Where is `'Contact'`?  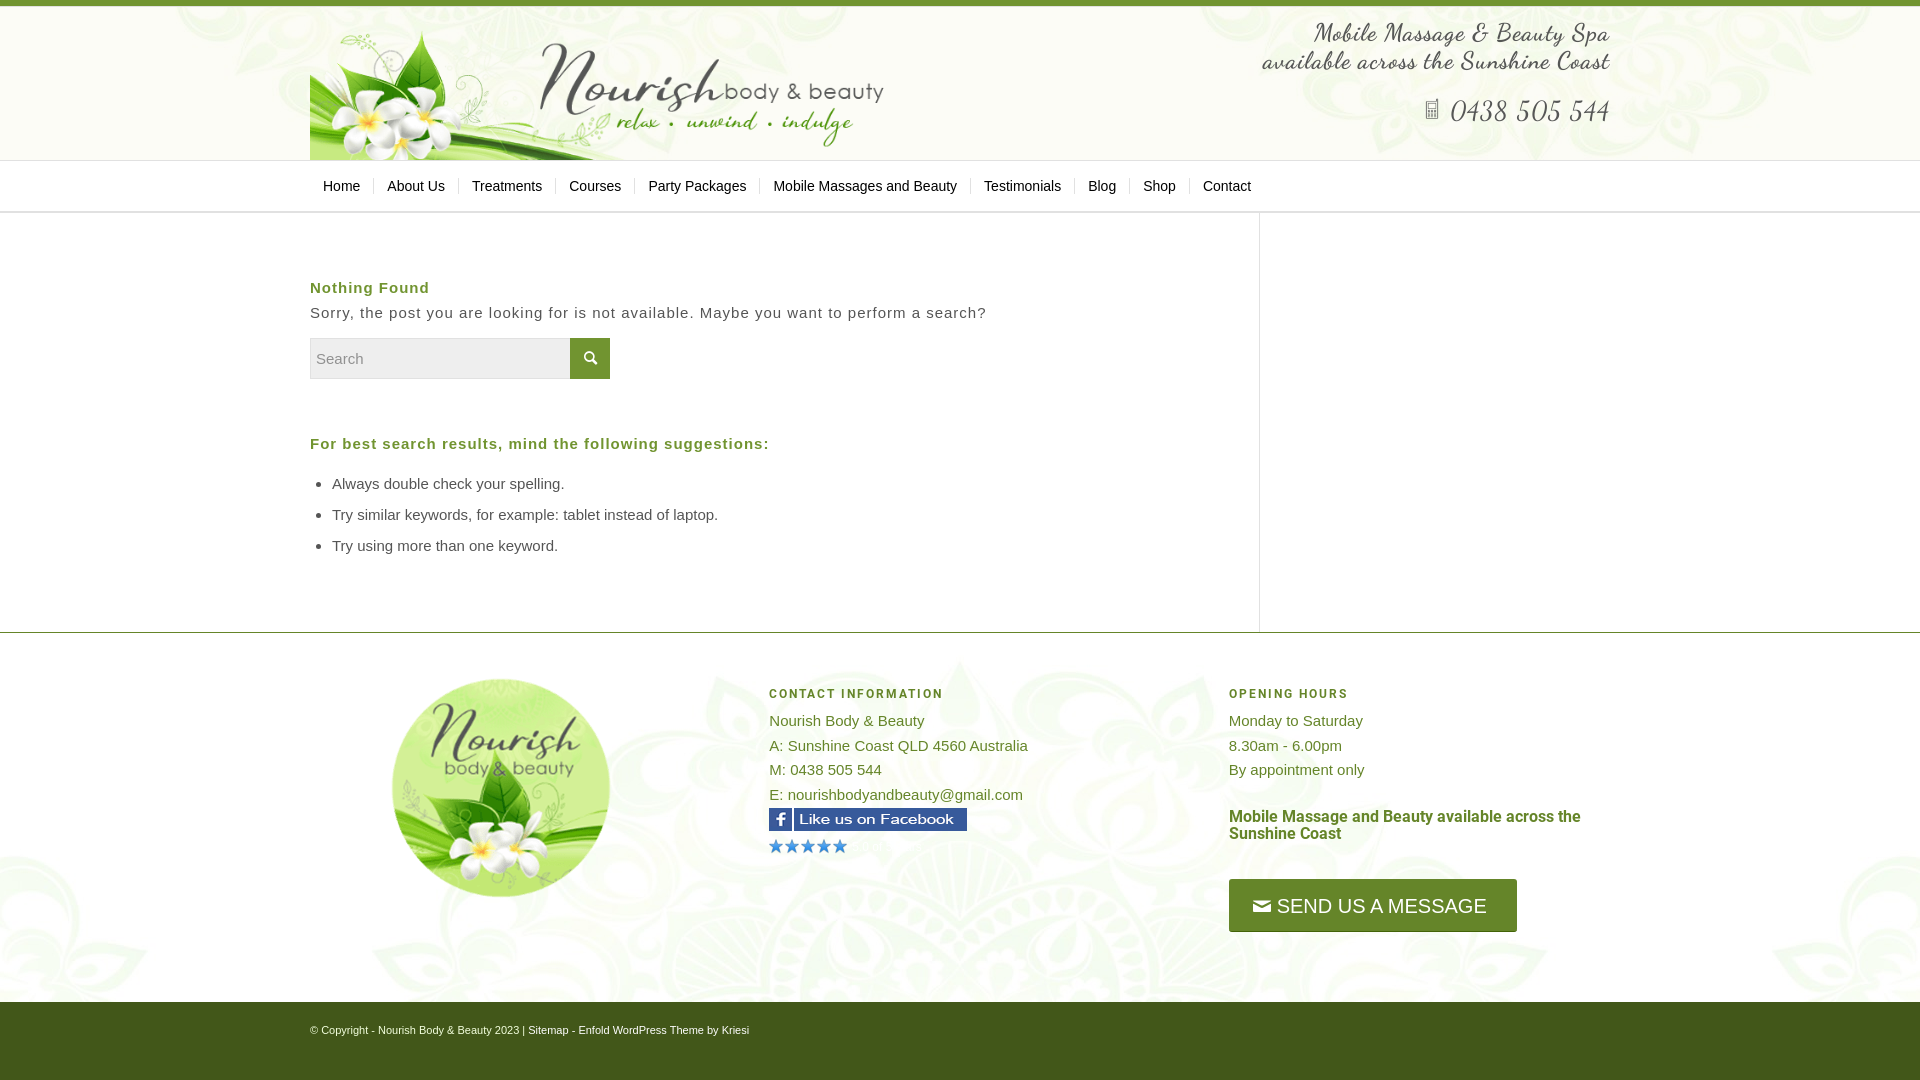 'Contact' is located at coordinates (1225, 185).